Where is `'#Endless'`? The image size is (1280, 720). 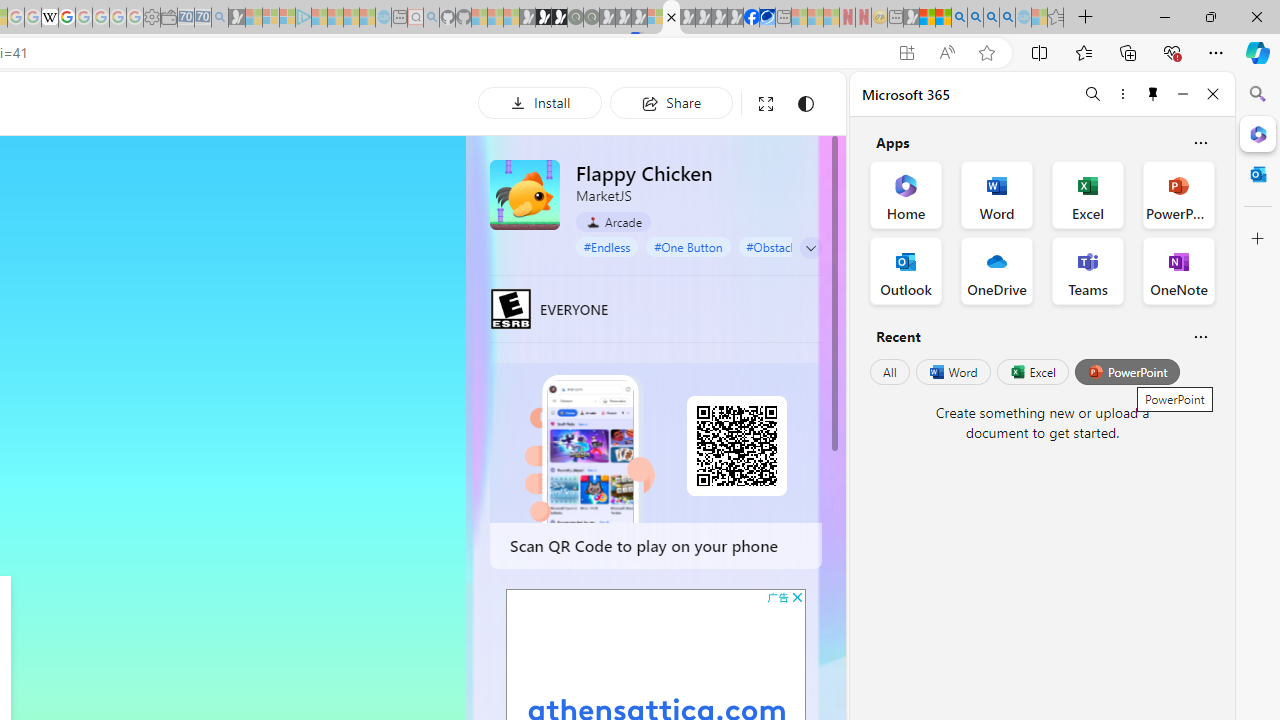
'#Endless' is located at coordinates (606, 245).